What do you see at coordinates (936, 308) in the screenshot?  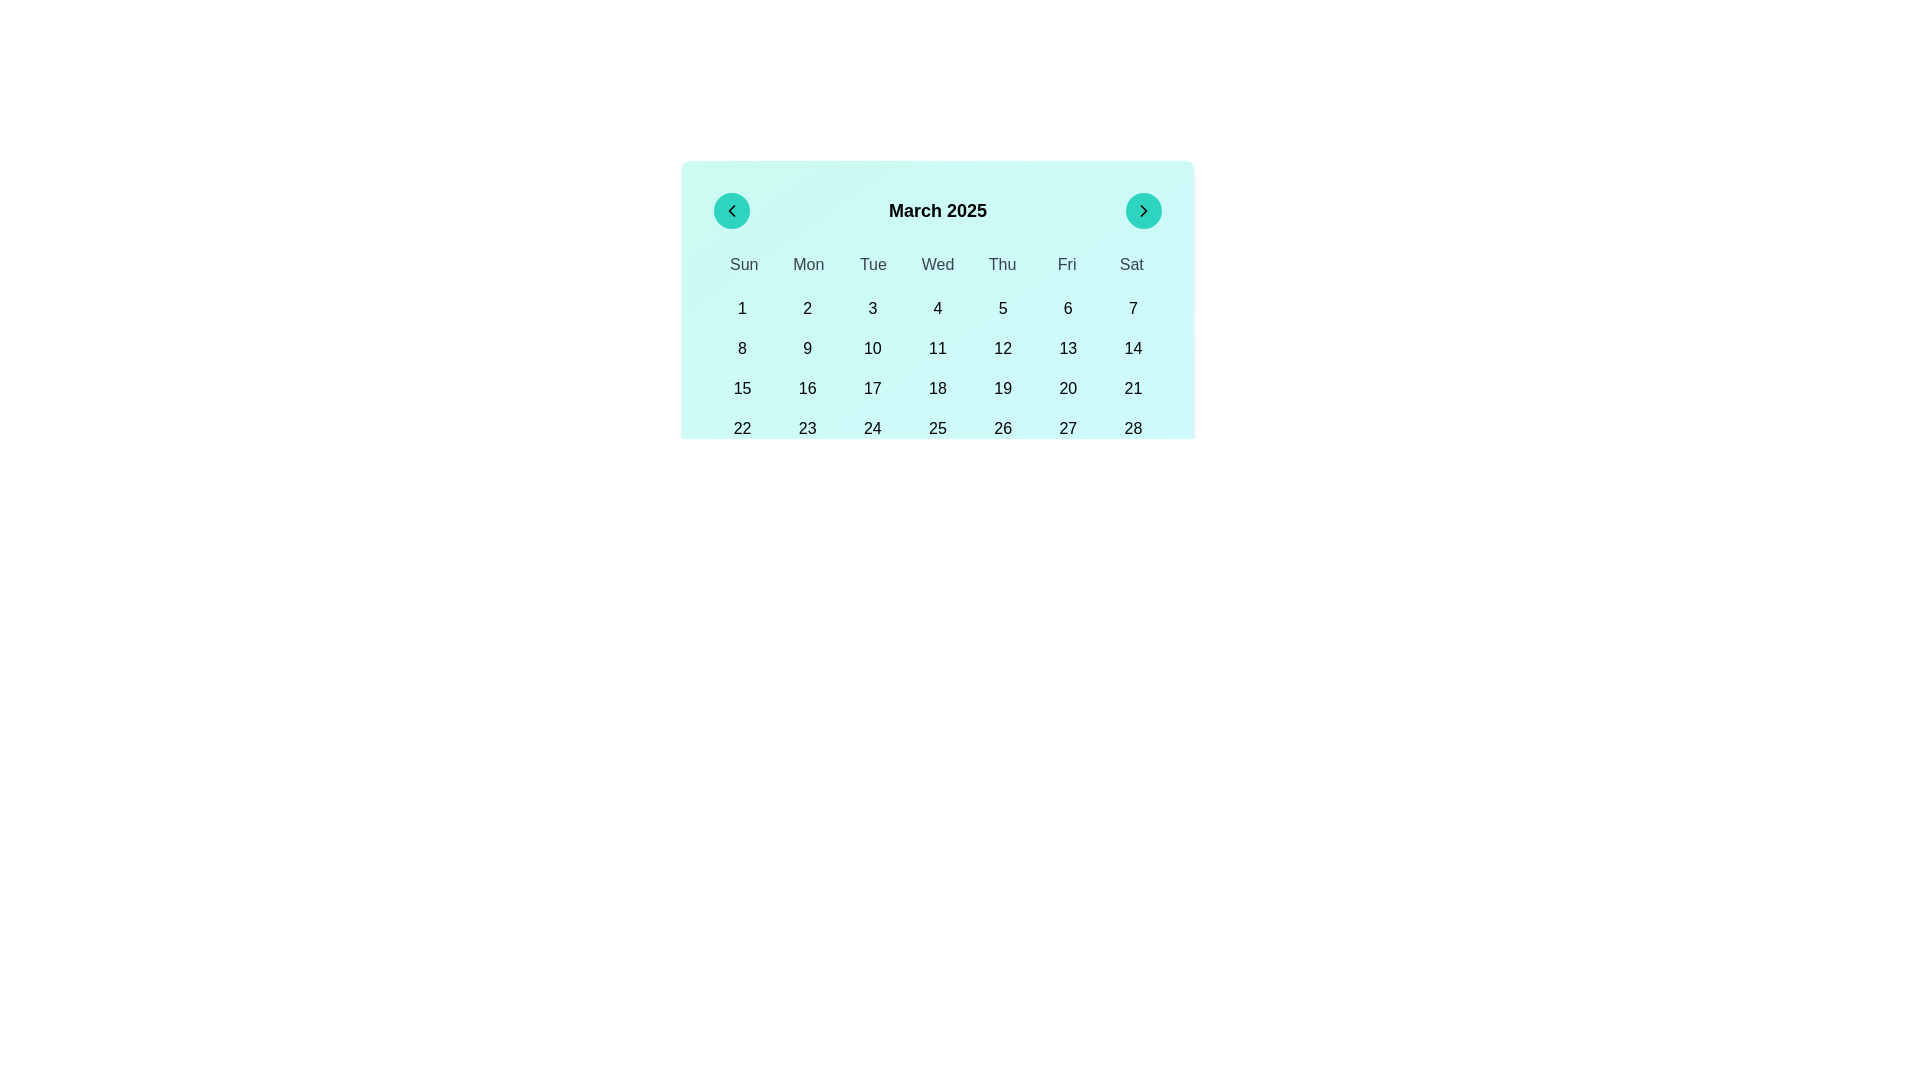 I see `the rounded button labeled '4' in the calendar grid under the header 'March 2025'` at bounding box center [936, 308].